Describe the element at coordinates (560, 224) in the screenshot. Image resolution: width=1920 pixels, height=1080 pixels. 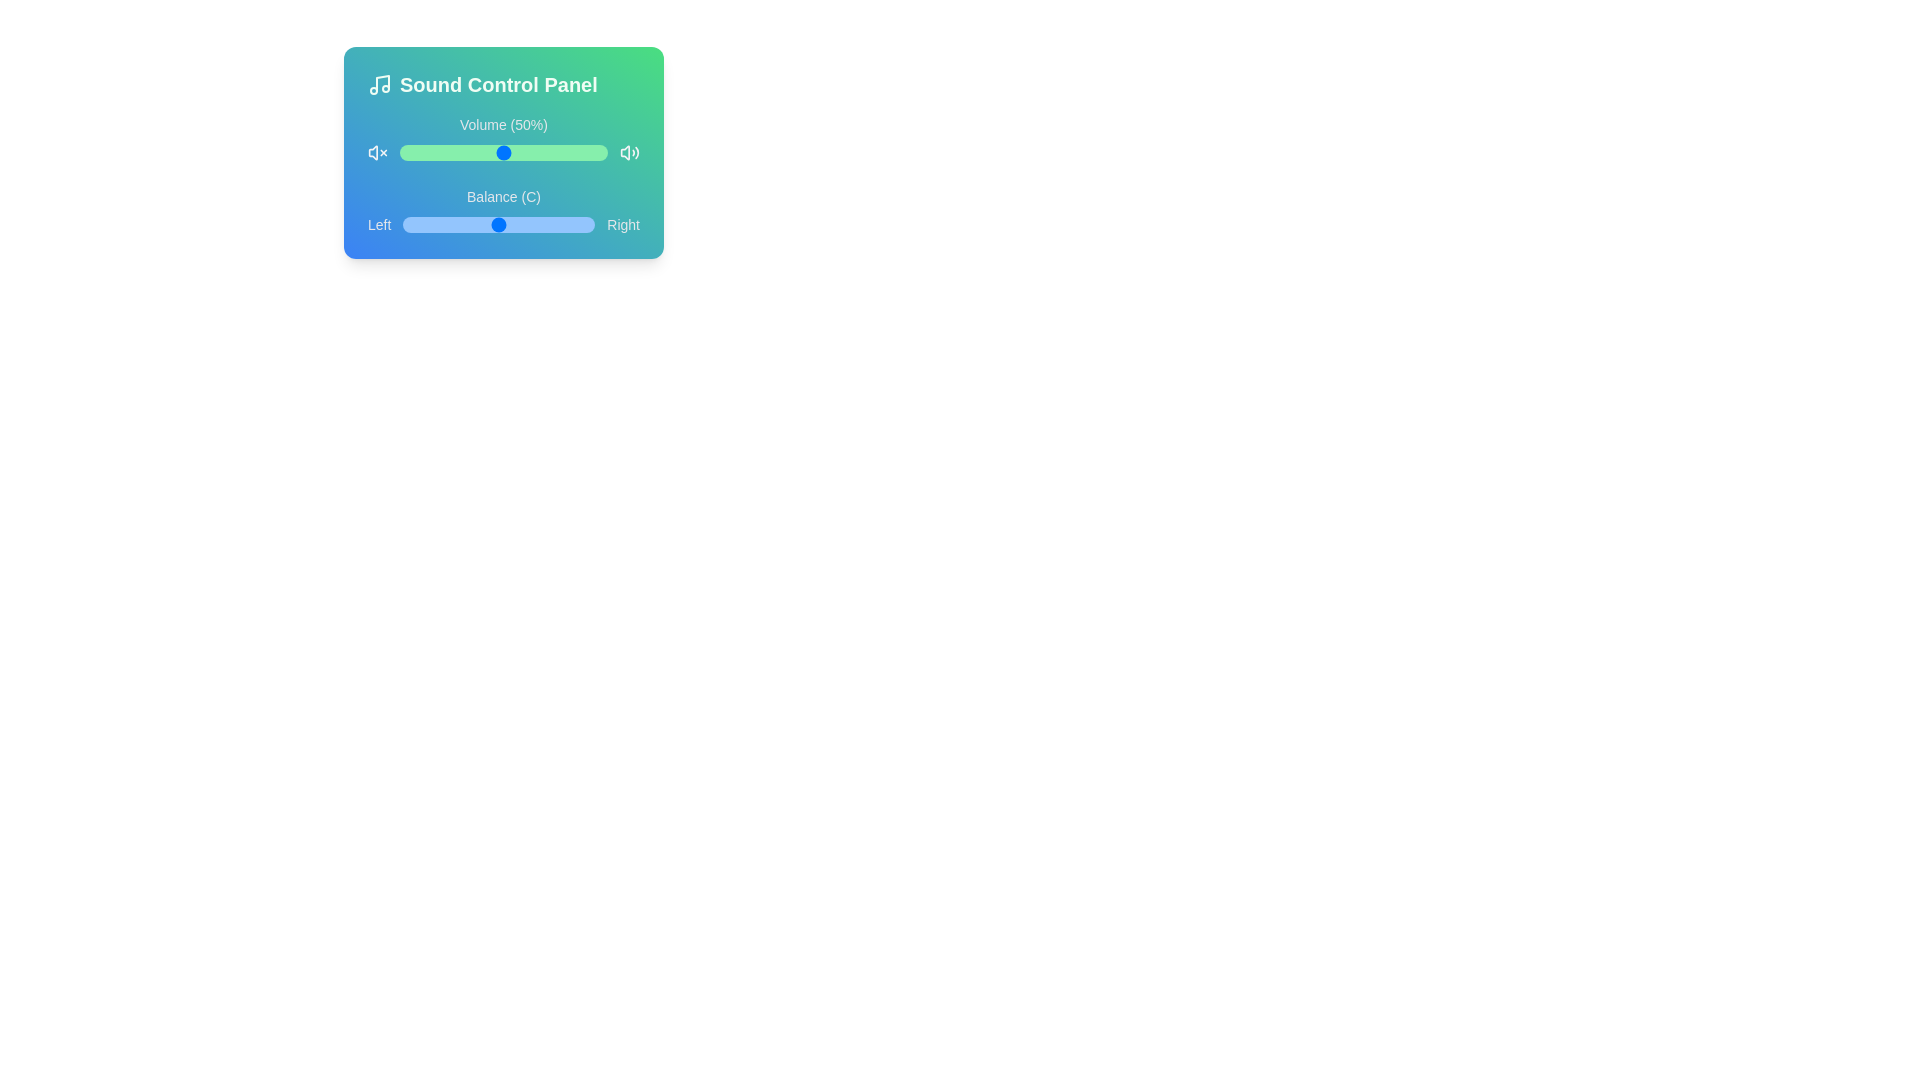
I see `balance` at that location.